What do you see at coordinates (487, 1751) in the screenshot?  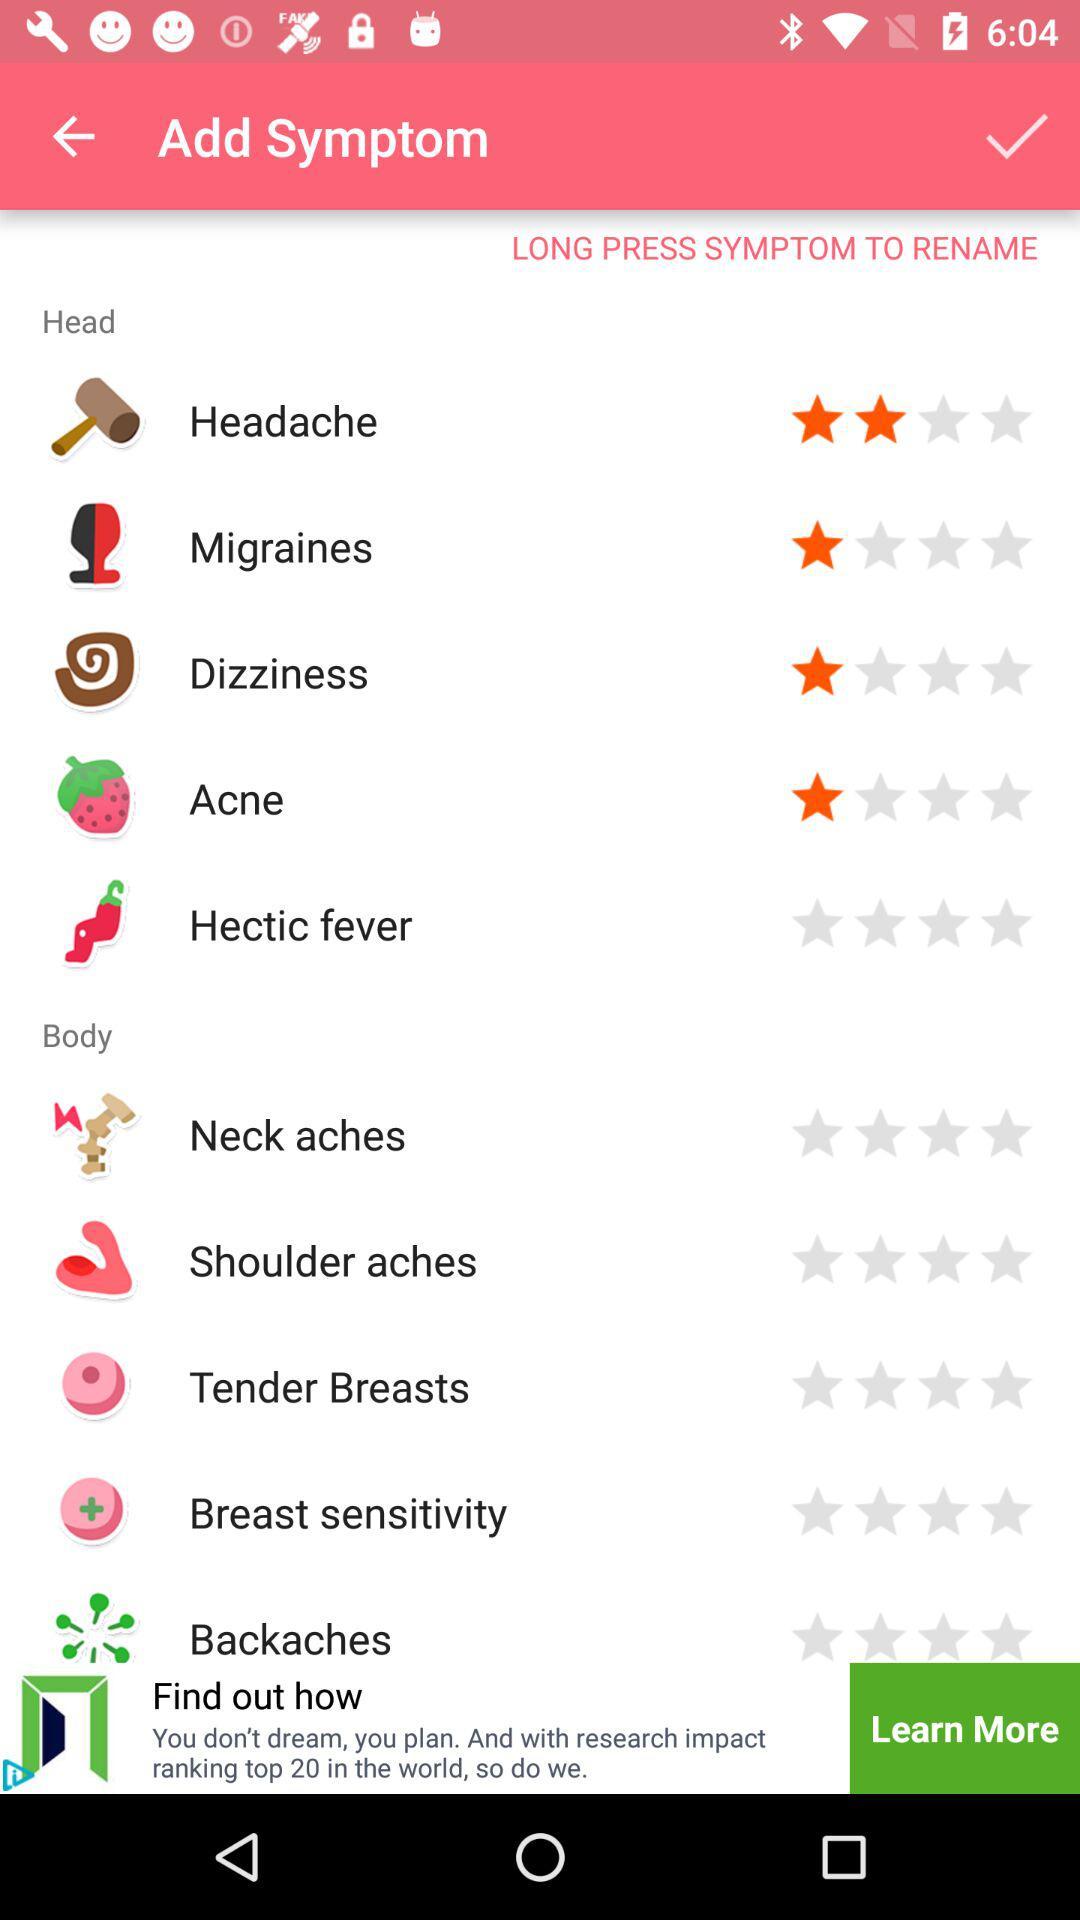 I see `the you don t icon` at bounding box center [487, 1751].